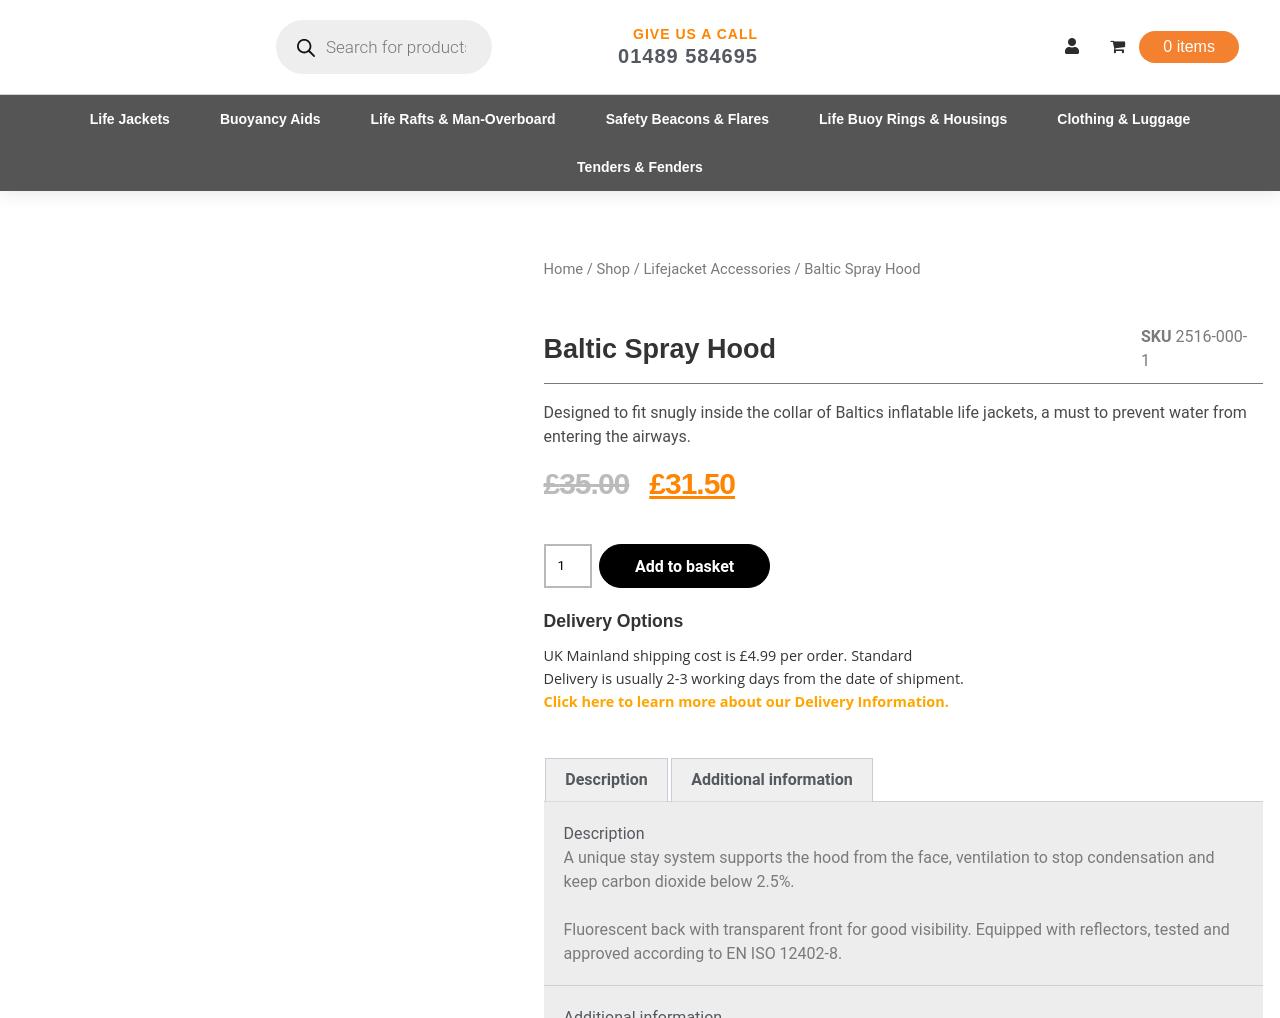 This screenshot has width=1280, height=1018. Describe the element at coordinates (611, 618) in the screenshot. I see `'Delivery Options'` at that location.